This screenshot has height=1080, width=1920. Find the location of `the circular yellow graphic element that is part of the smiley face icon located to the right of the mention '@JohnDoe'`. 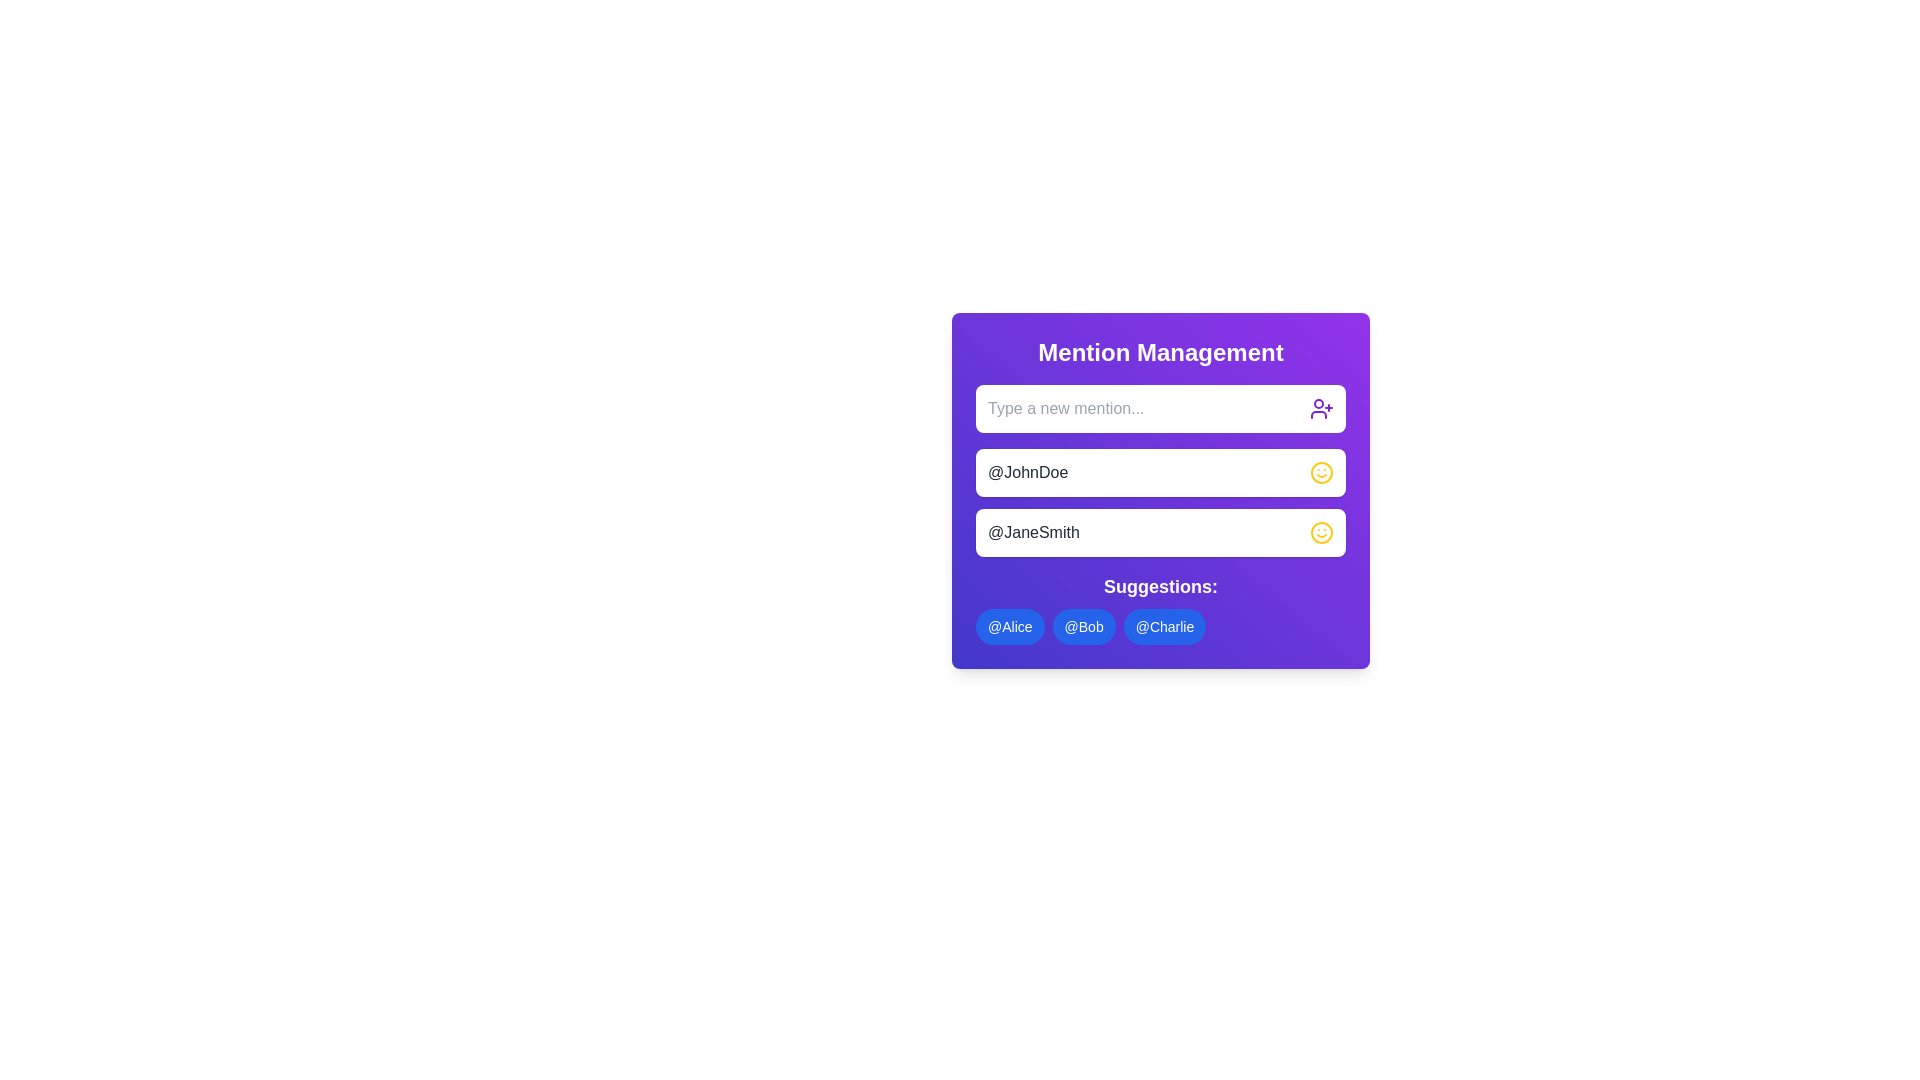

the circular yellow graphic element that is part of the smiley face icon located to the right of the mention '@JohnDoe' is located at coordinates (1321, 531).